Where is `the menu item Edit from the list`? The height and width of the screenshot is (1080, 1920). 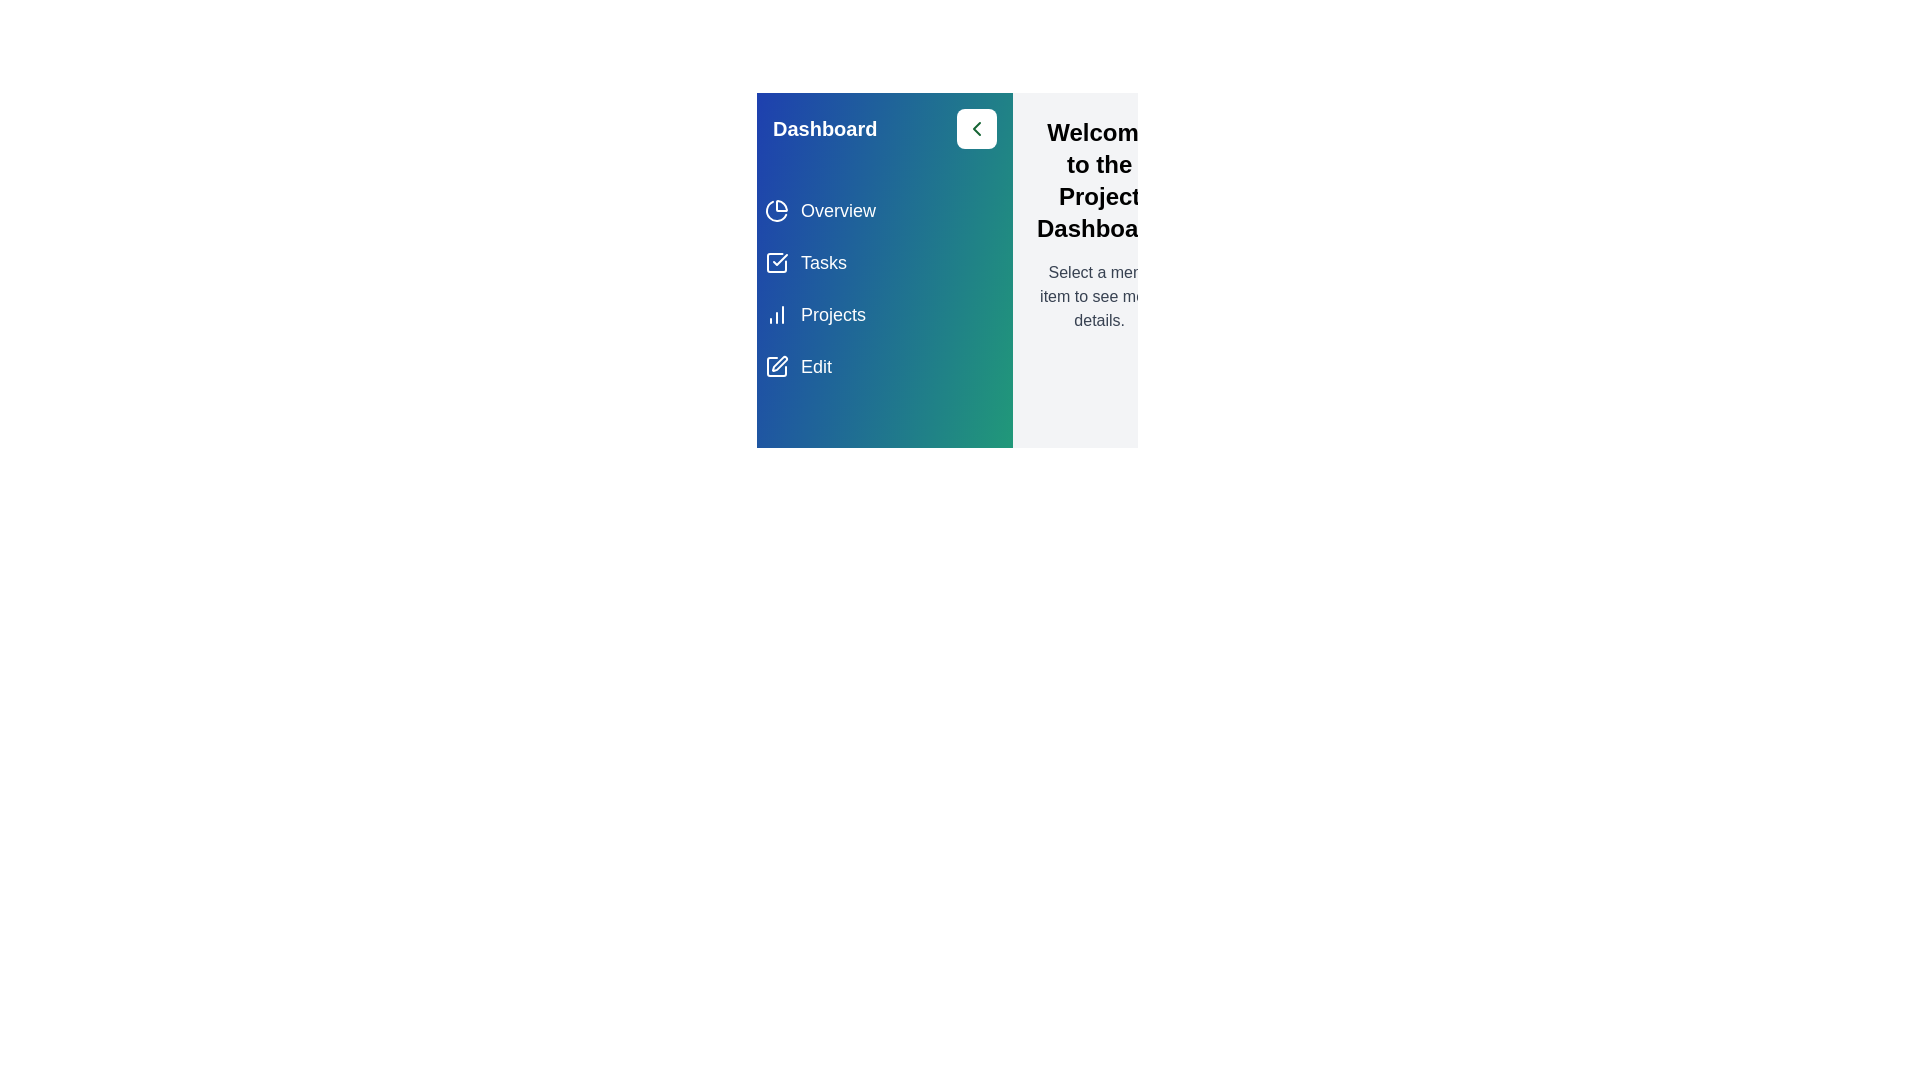
the menu item Edit from the list is located at coordinates (883, 366).